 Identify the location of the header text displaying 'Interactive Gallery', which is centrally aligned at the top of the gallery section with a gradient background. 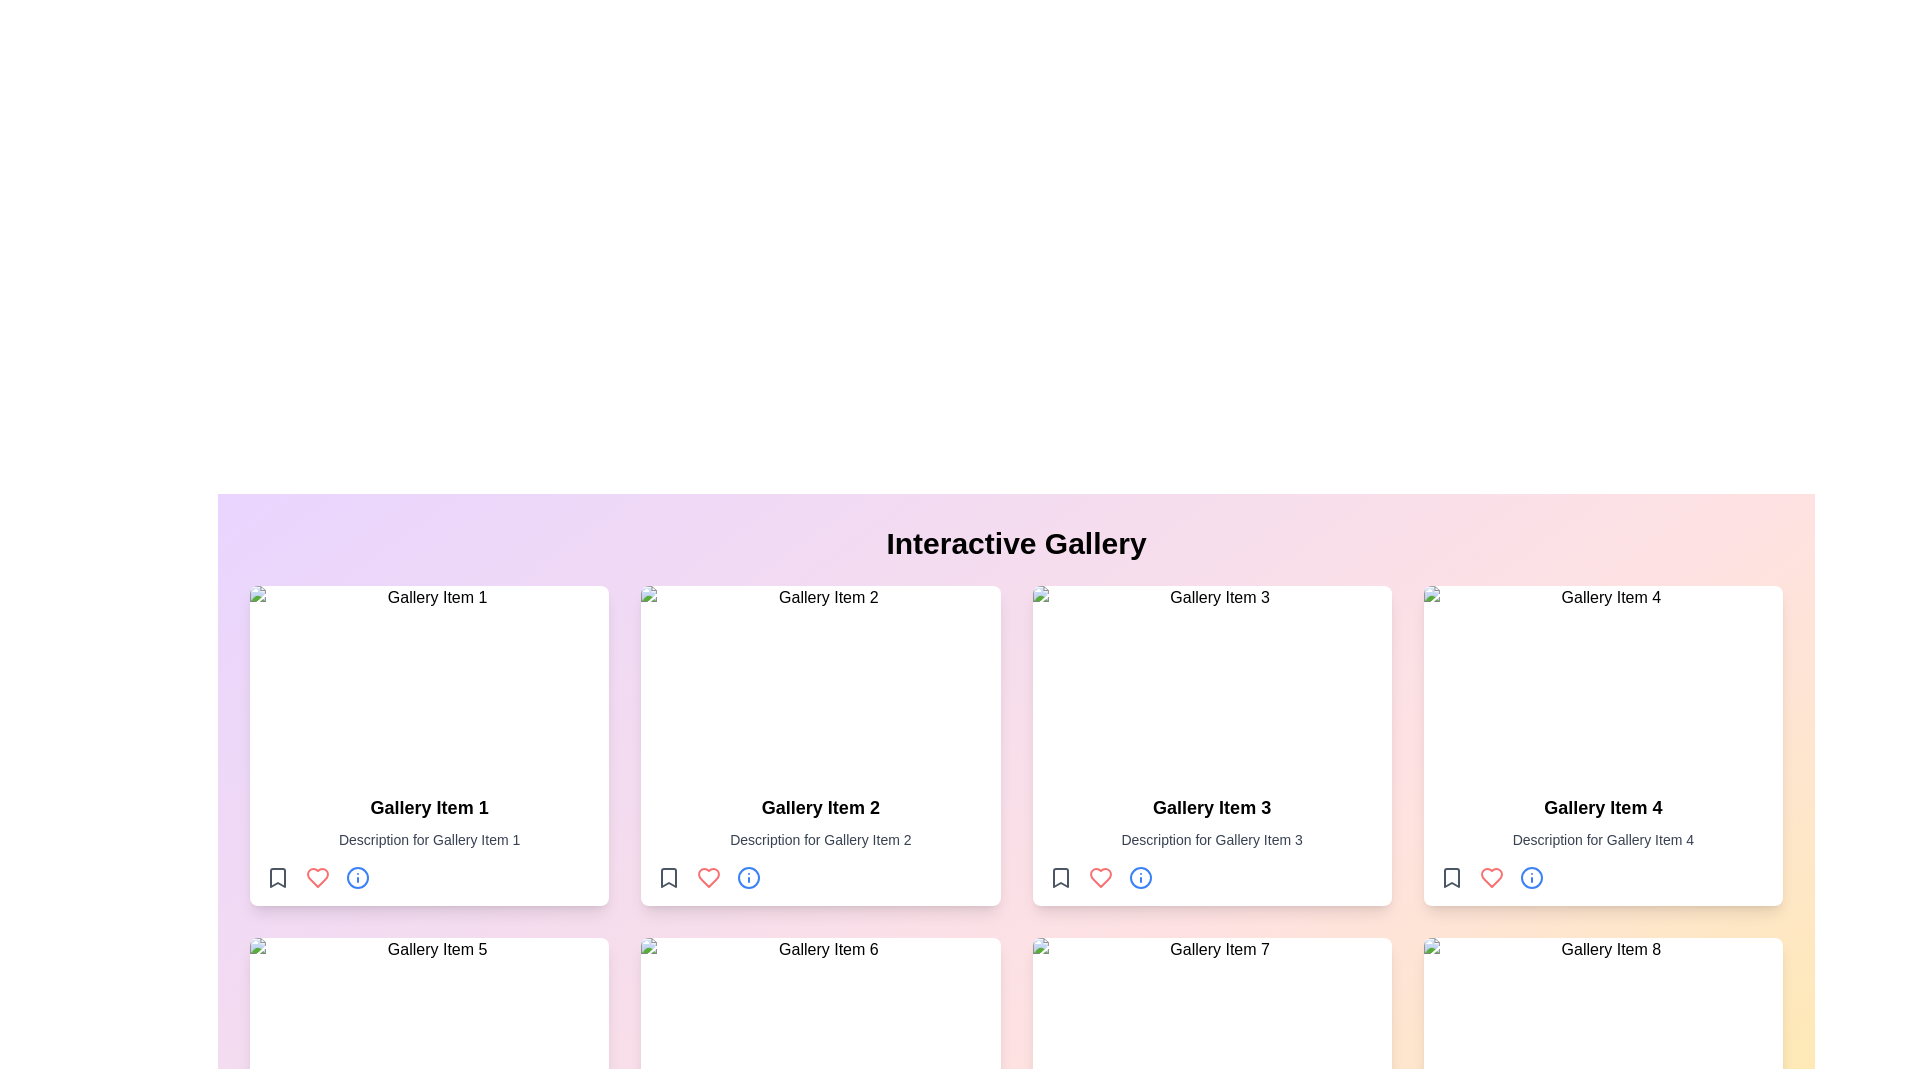
(1016, 543).